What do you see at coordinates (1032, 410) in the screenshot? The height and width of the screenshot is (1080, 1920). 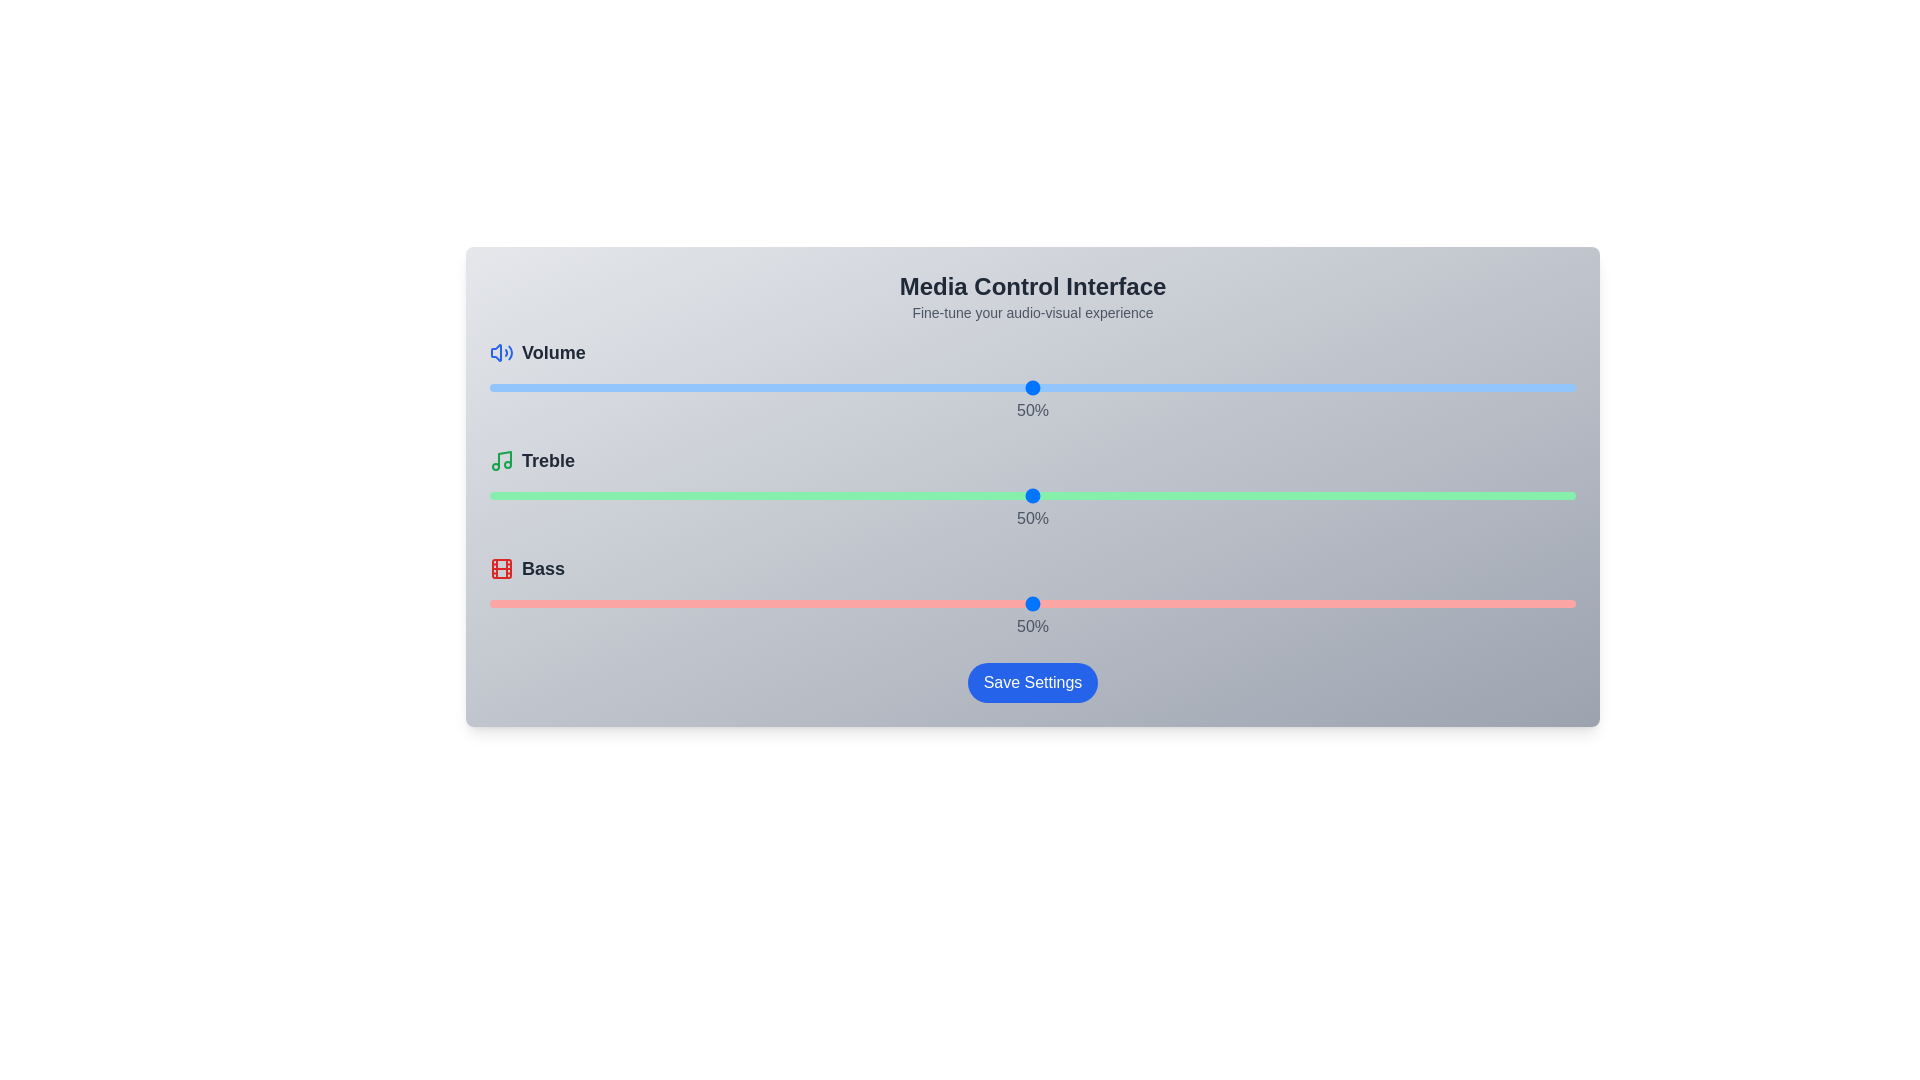 I see `the '50%' text label that is styled with gray color and is located below the blue progress bar in the 'Volume' setting section` at bounding box center [1032, 410].